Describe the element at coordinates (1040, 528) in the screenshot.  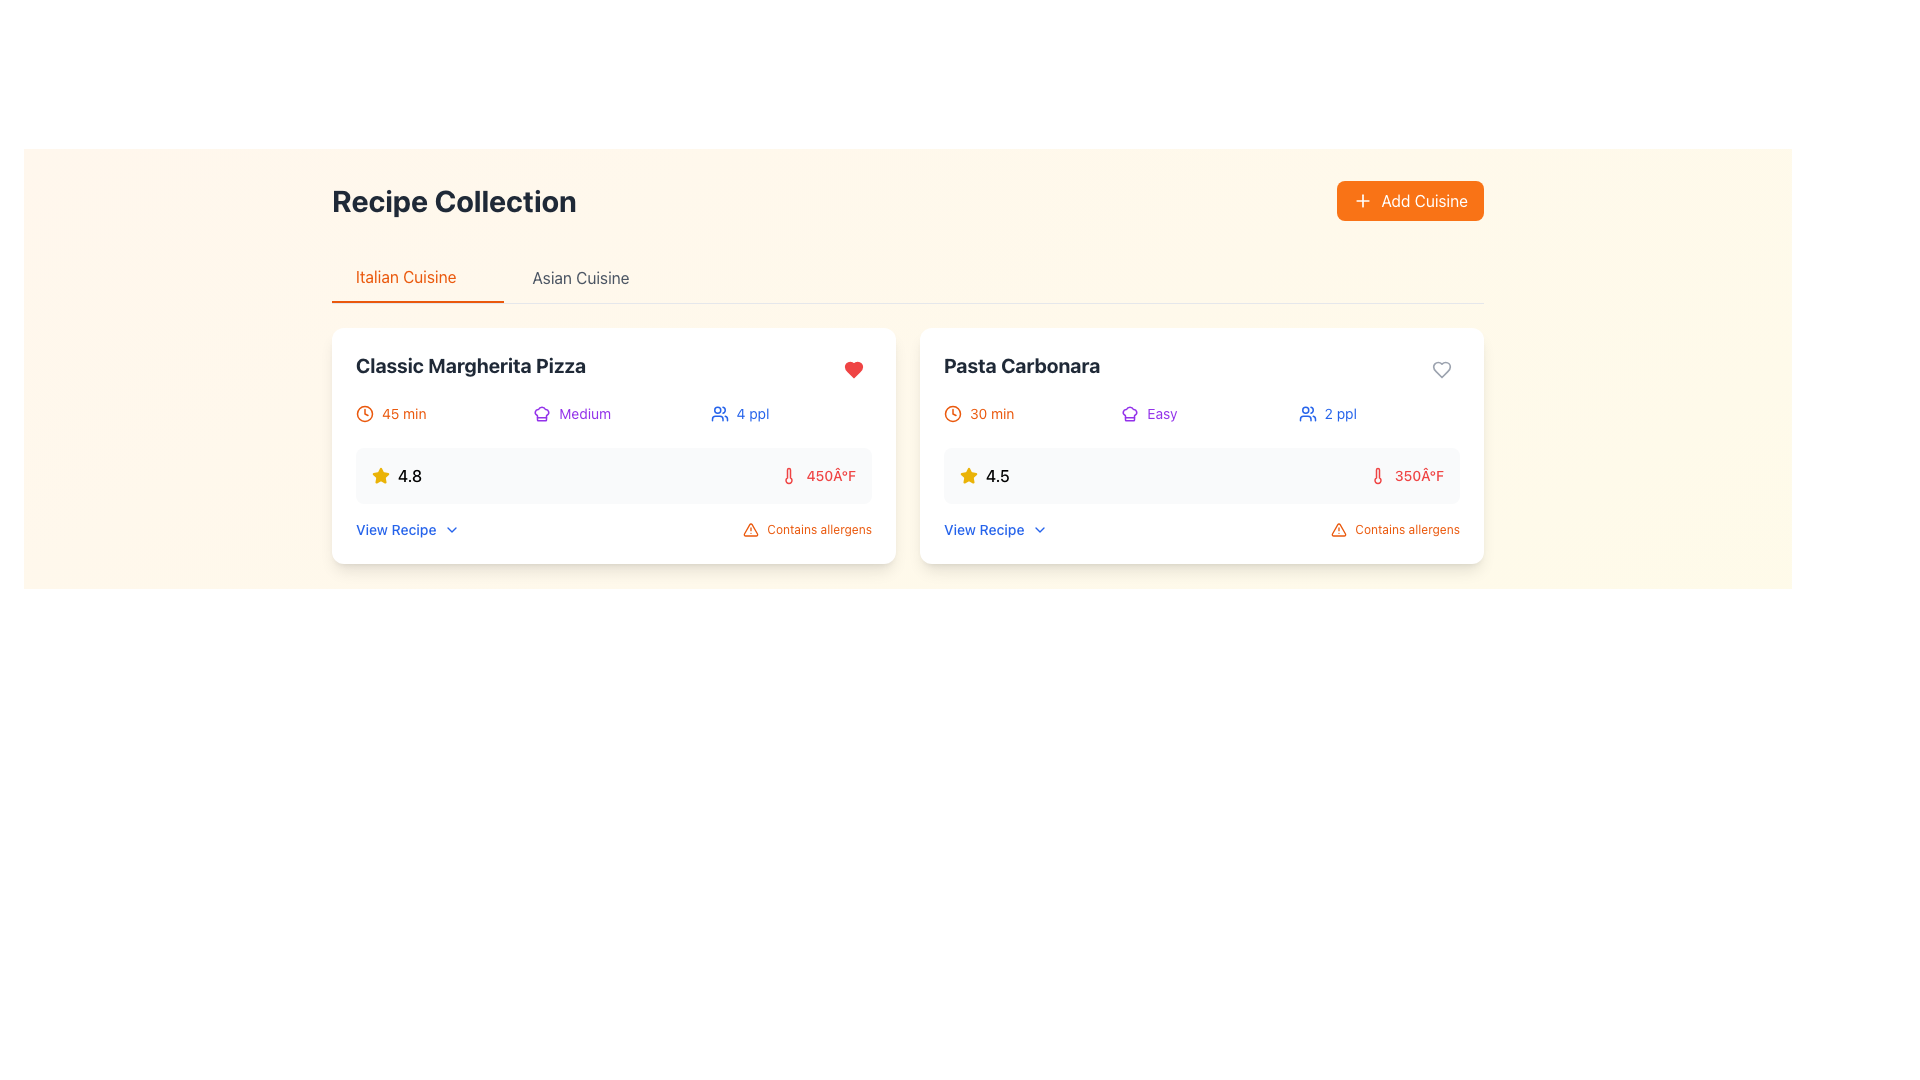
I see `the chevron icon next to the 'View Recipe' text` at that location.